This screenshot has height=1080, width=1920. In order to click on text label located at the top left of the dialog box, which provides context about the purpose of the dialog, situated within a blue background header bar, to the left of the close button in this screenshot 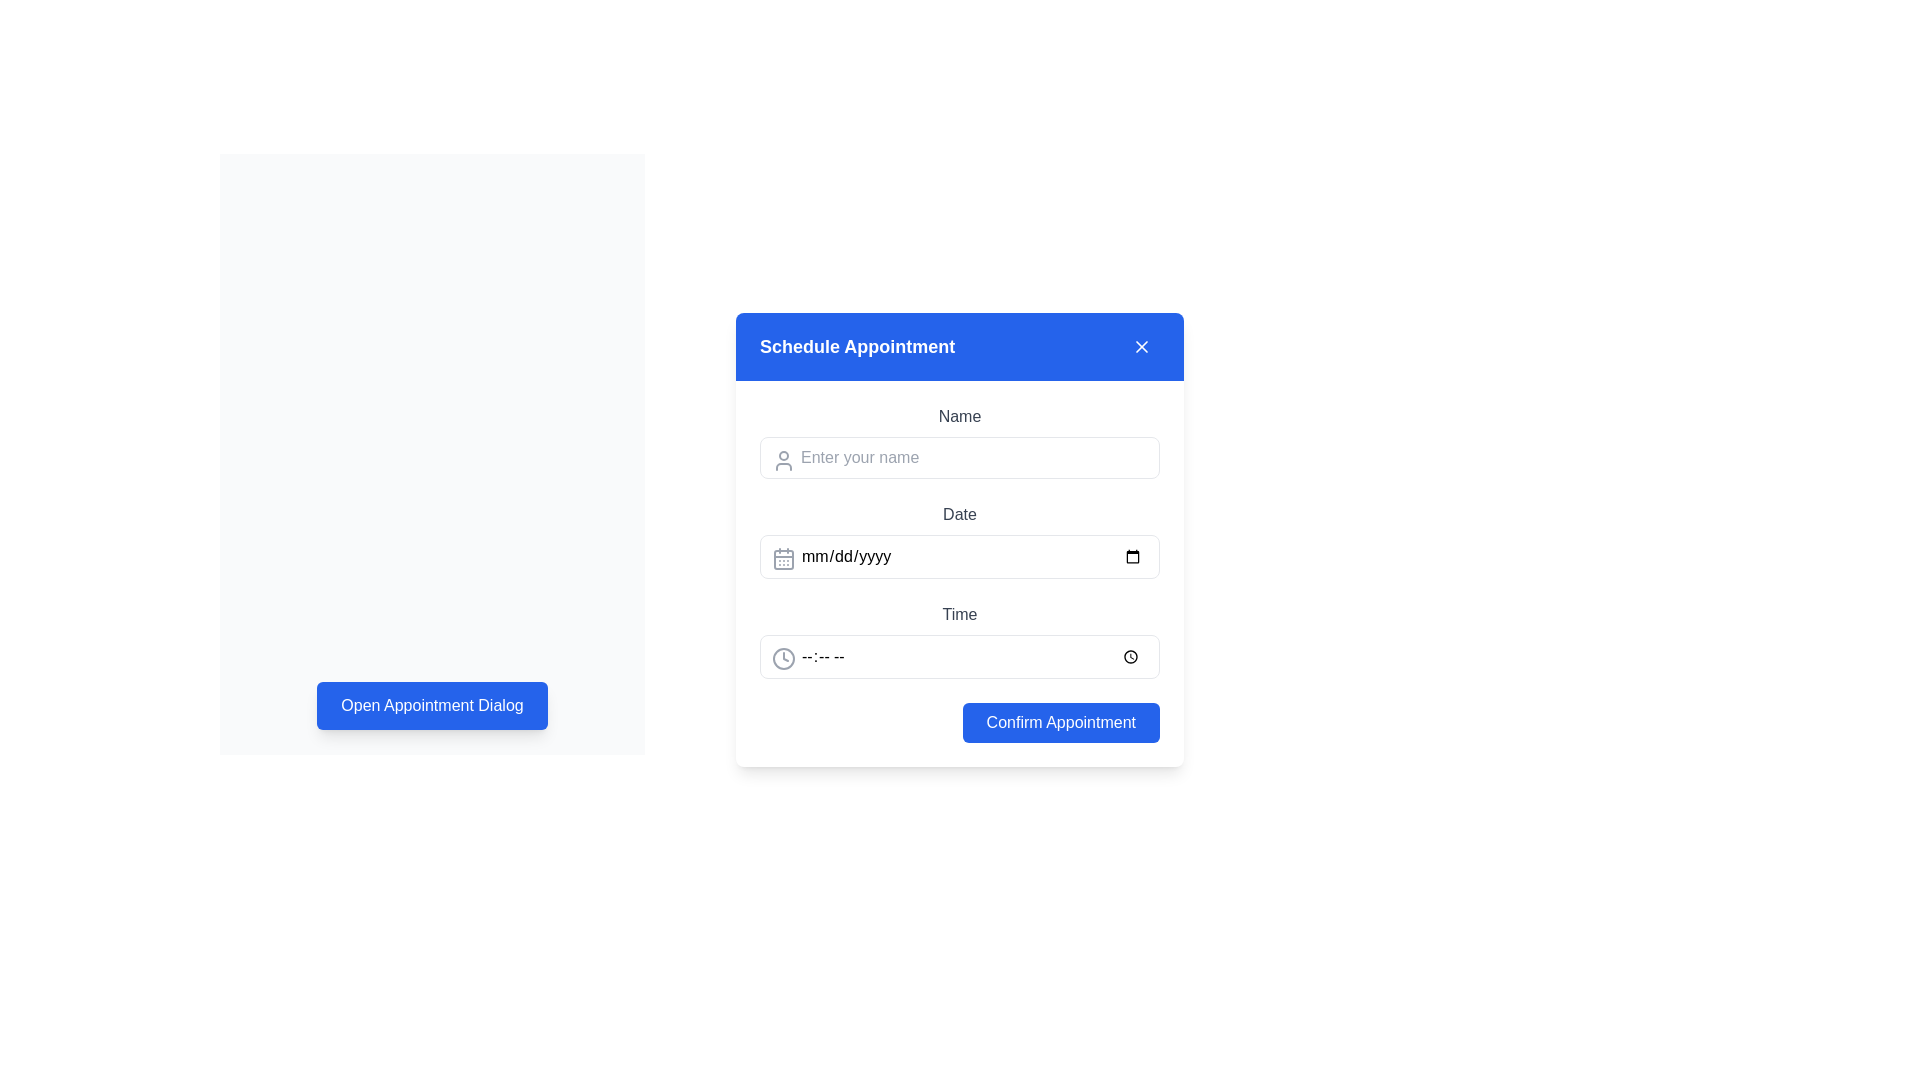, I will do `click(857, 346)`.